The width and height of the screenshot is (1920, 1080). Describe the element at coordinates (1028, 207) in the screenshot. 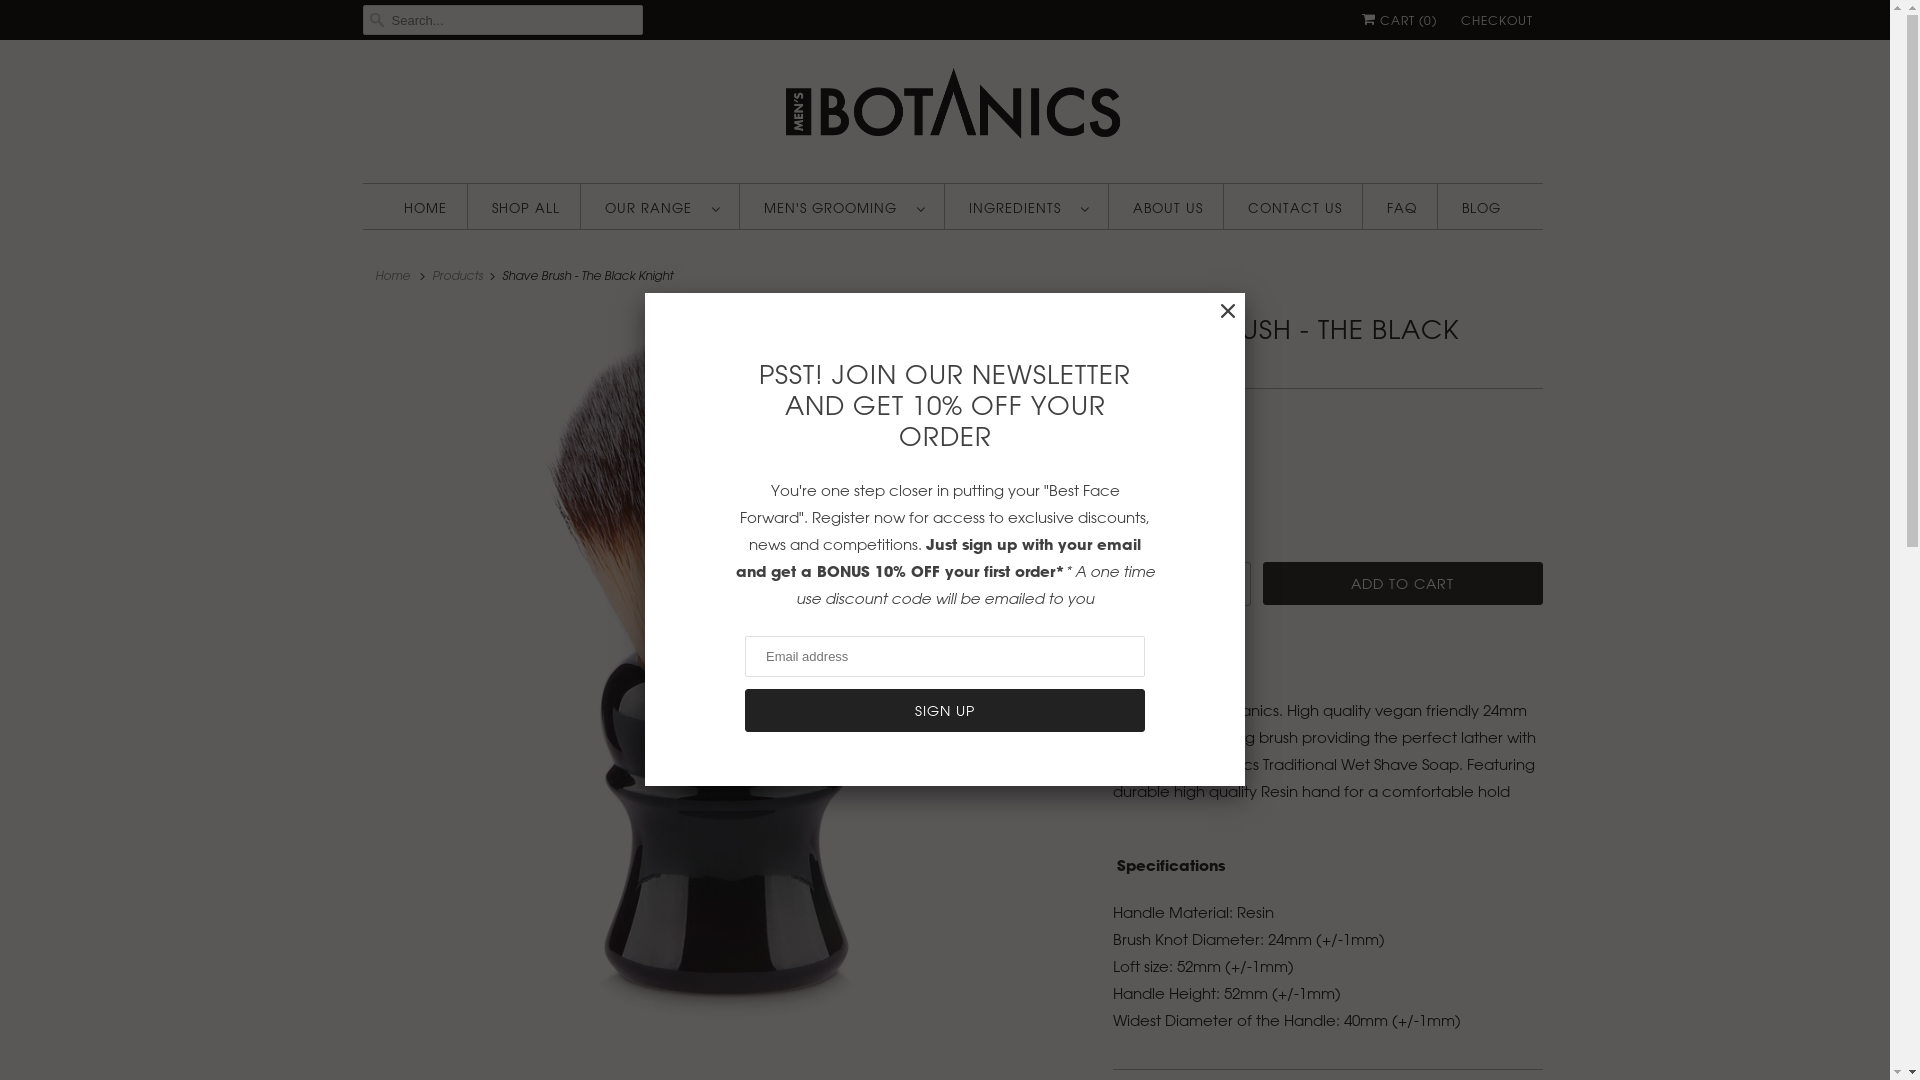

I see `'INGREDIENTS '` at that location.